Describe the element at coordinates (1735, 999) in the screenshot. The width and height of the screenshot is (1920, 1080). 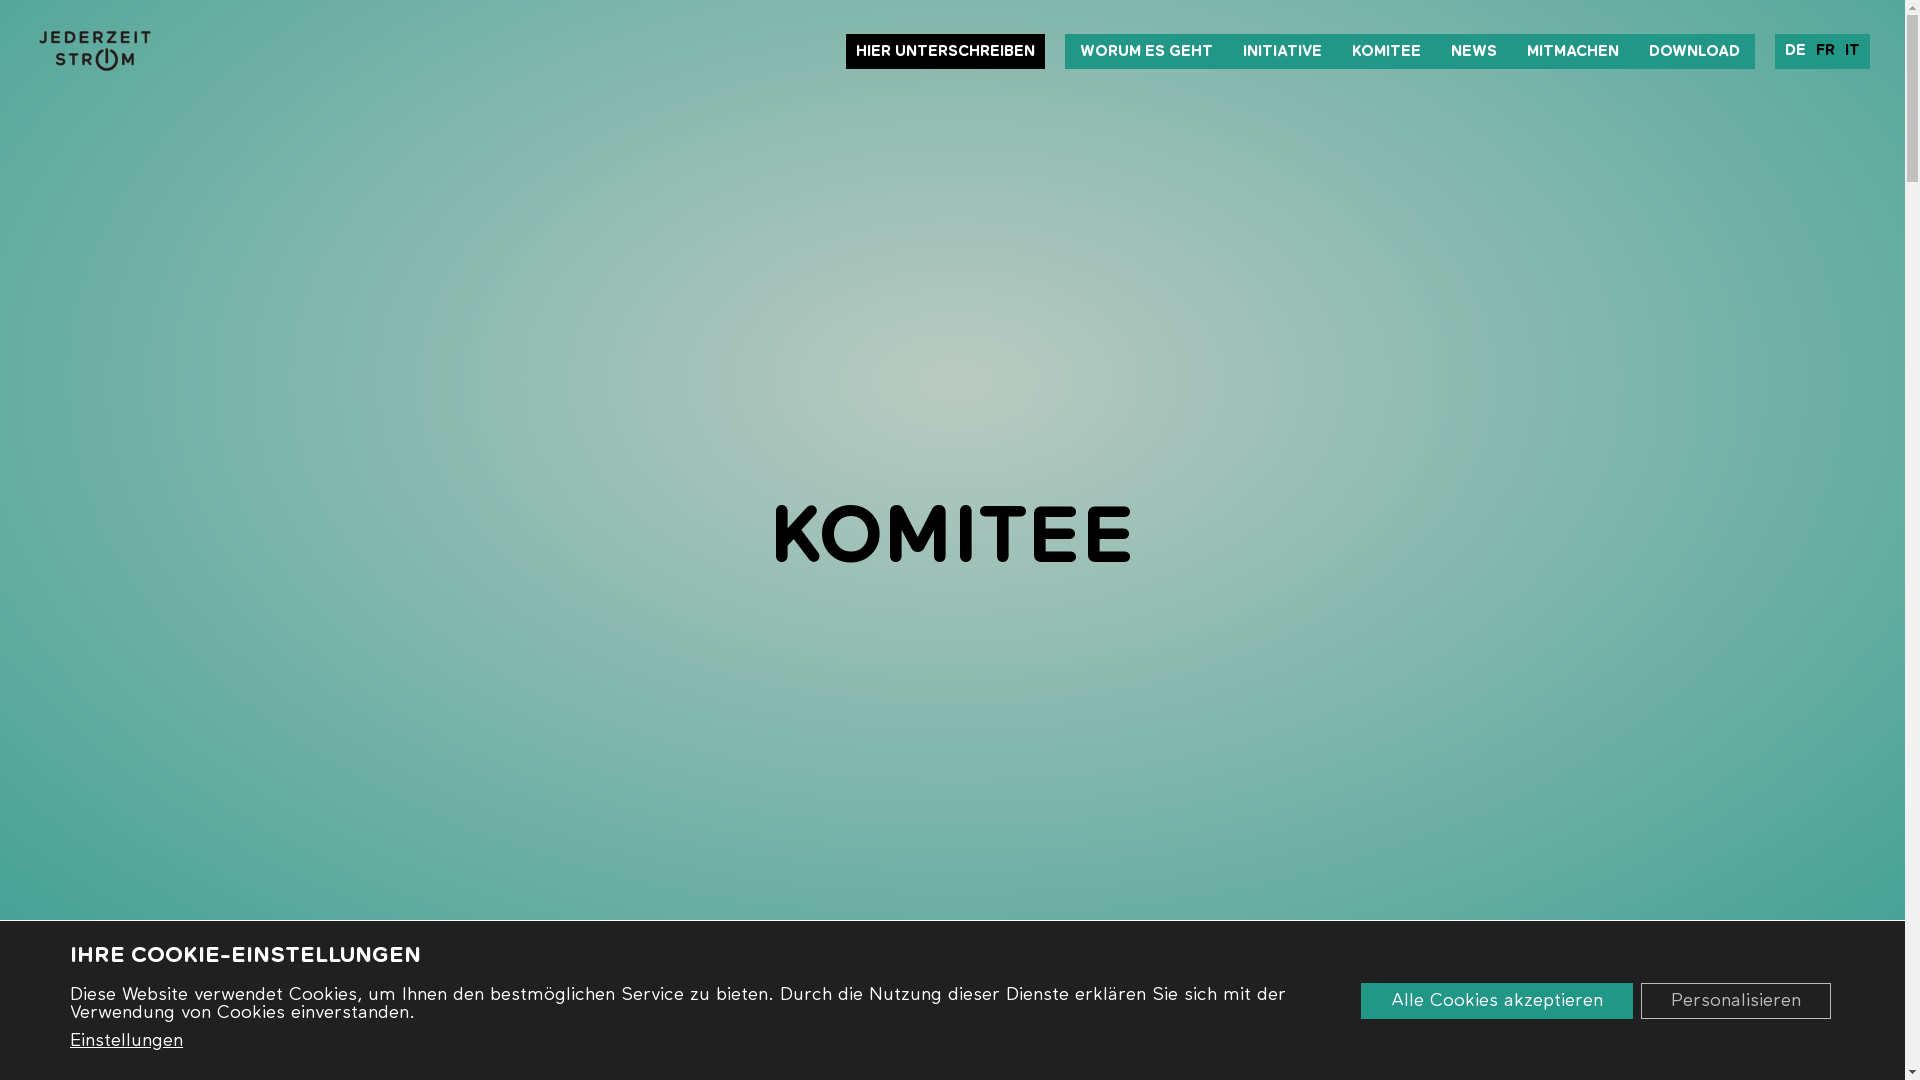
I see `'Personalisieren'` at that location.